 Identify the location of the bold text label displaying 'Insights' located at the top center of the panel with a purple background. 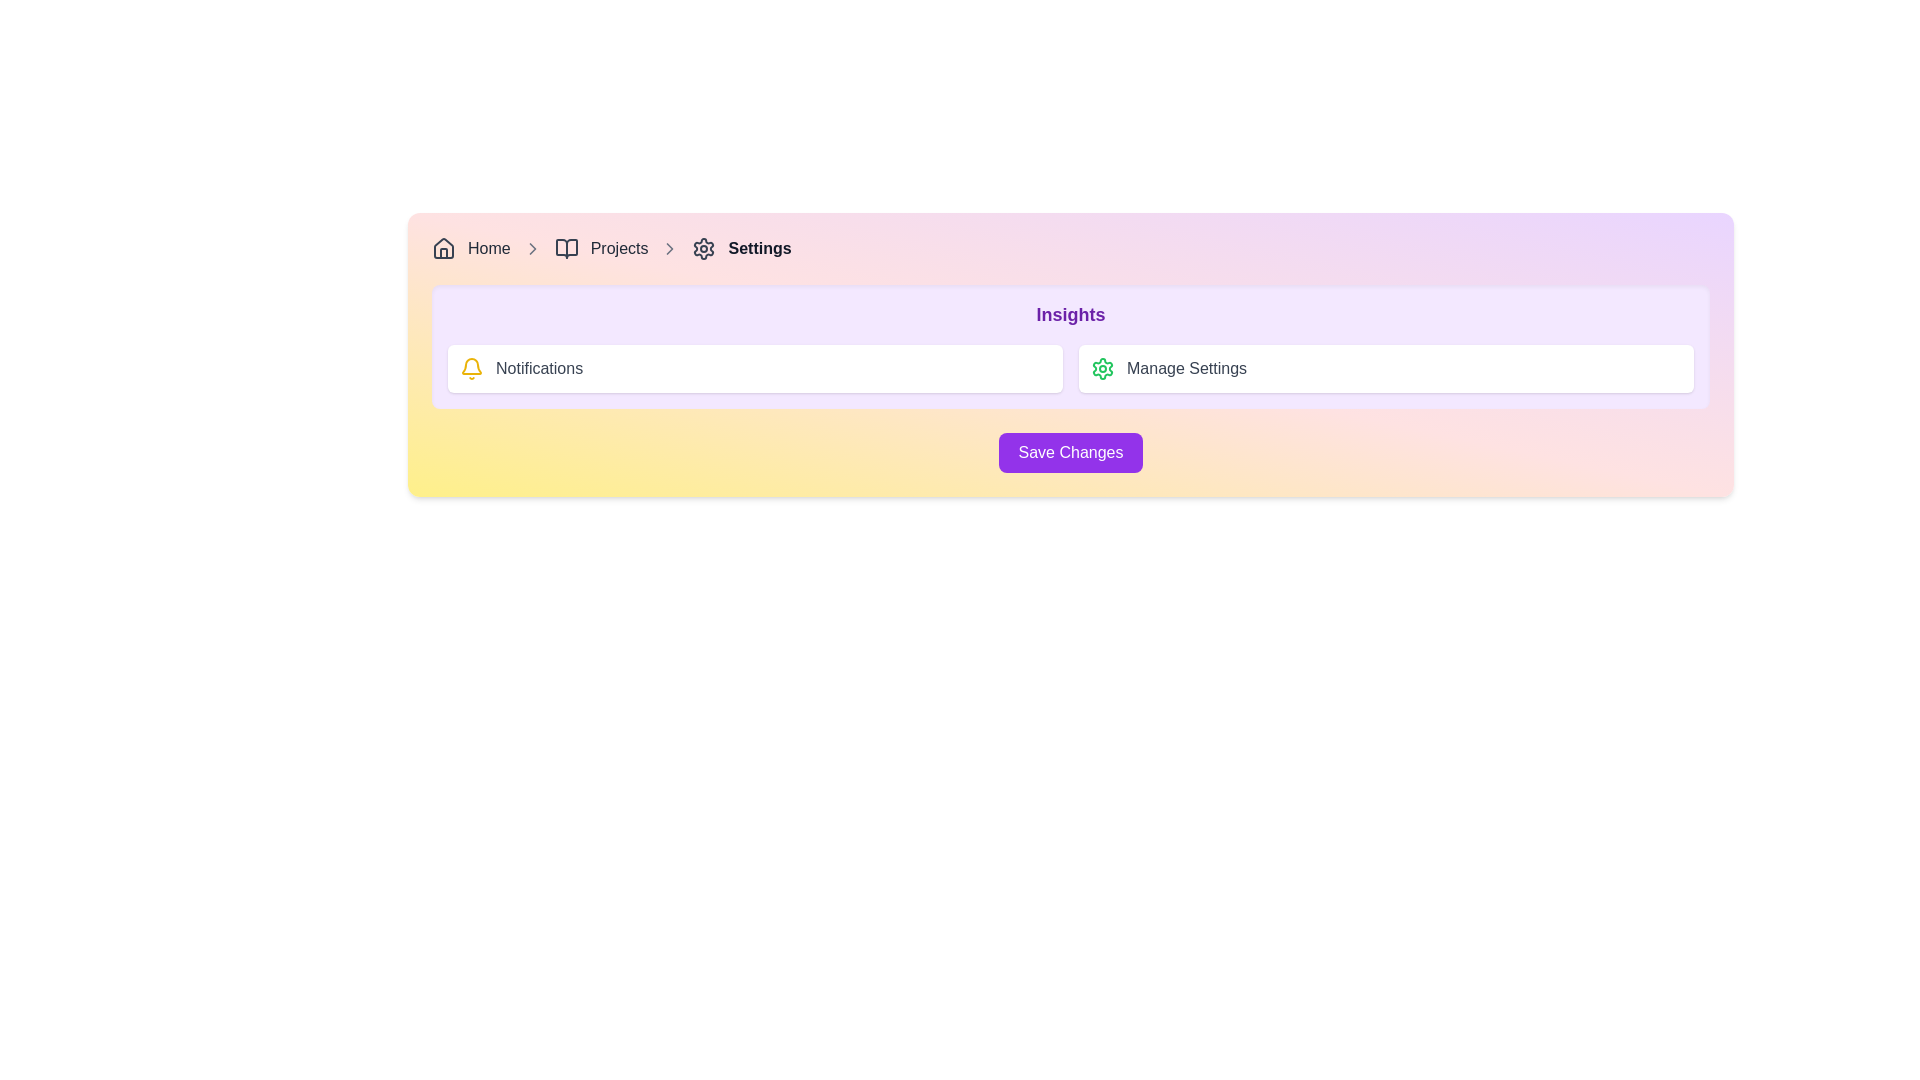
(1069, 315).